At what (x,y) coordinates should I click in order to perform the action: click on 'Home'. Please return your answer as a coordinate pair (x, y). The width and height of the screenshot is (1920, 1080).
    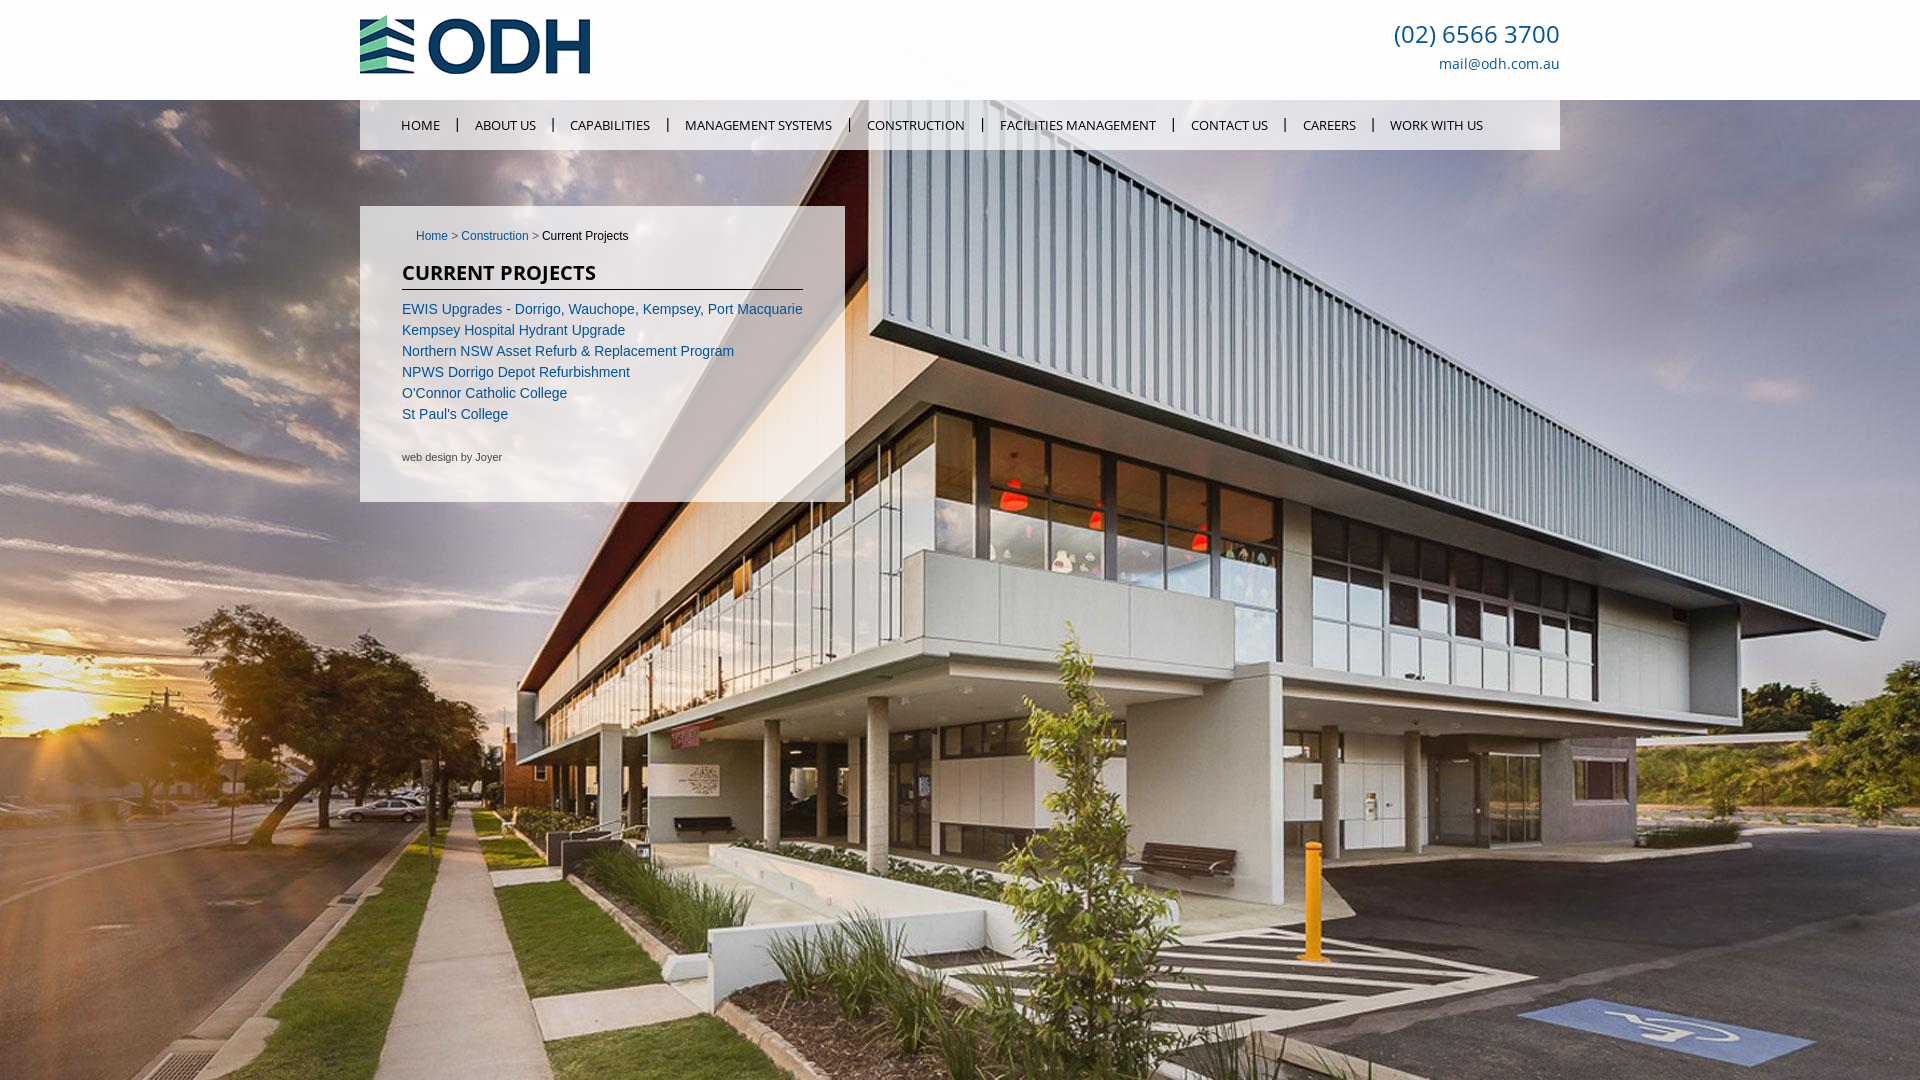
    Looking at the image, I should click on (415, 234).